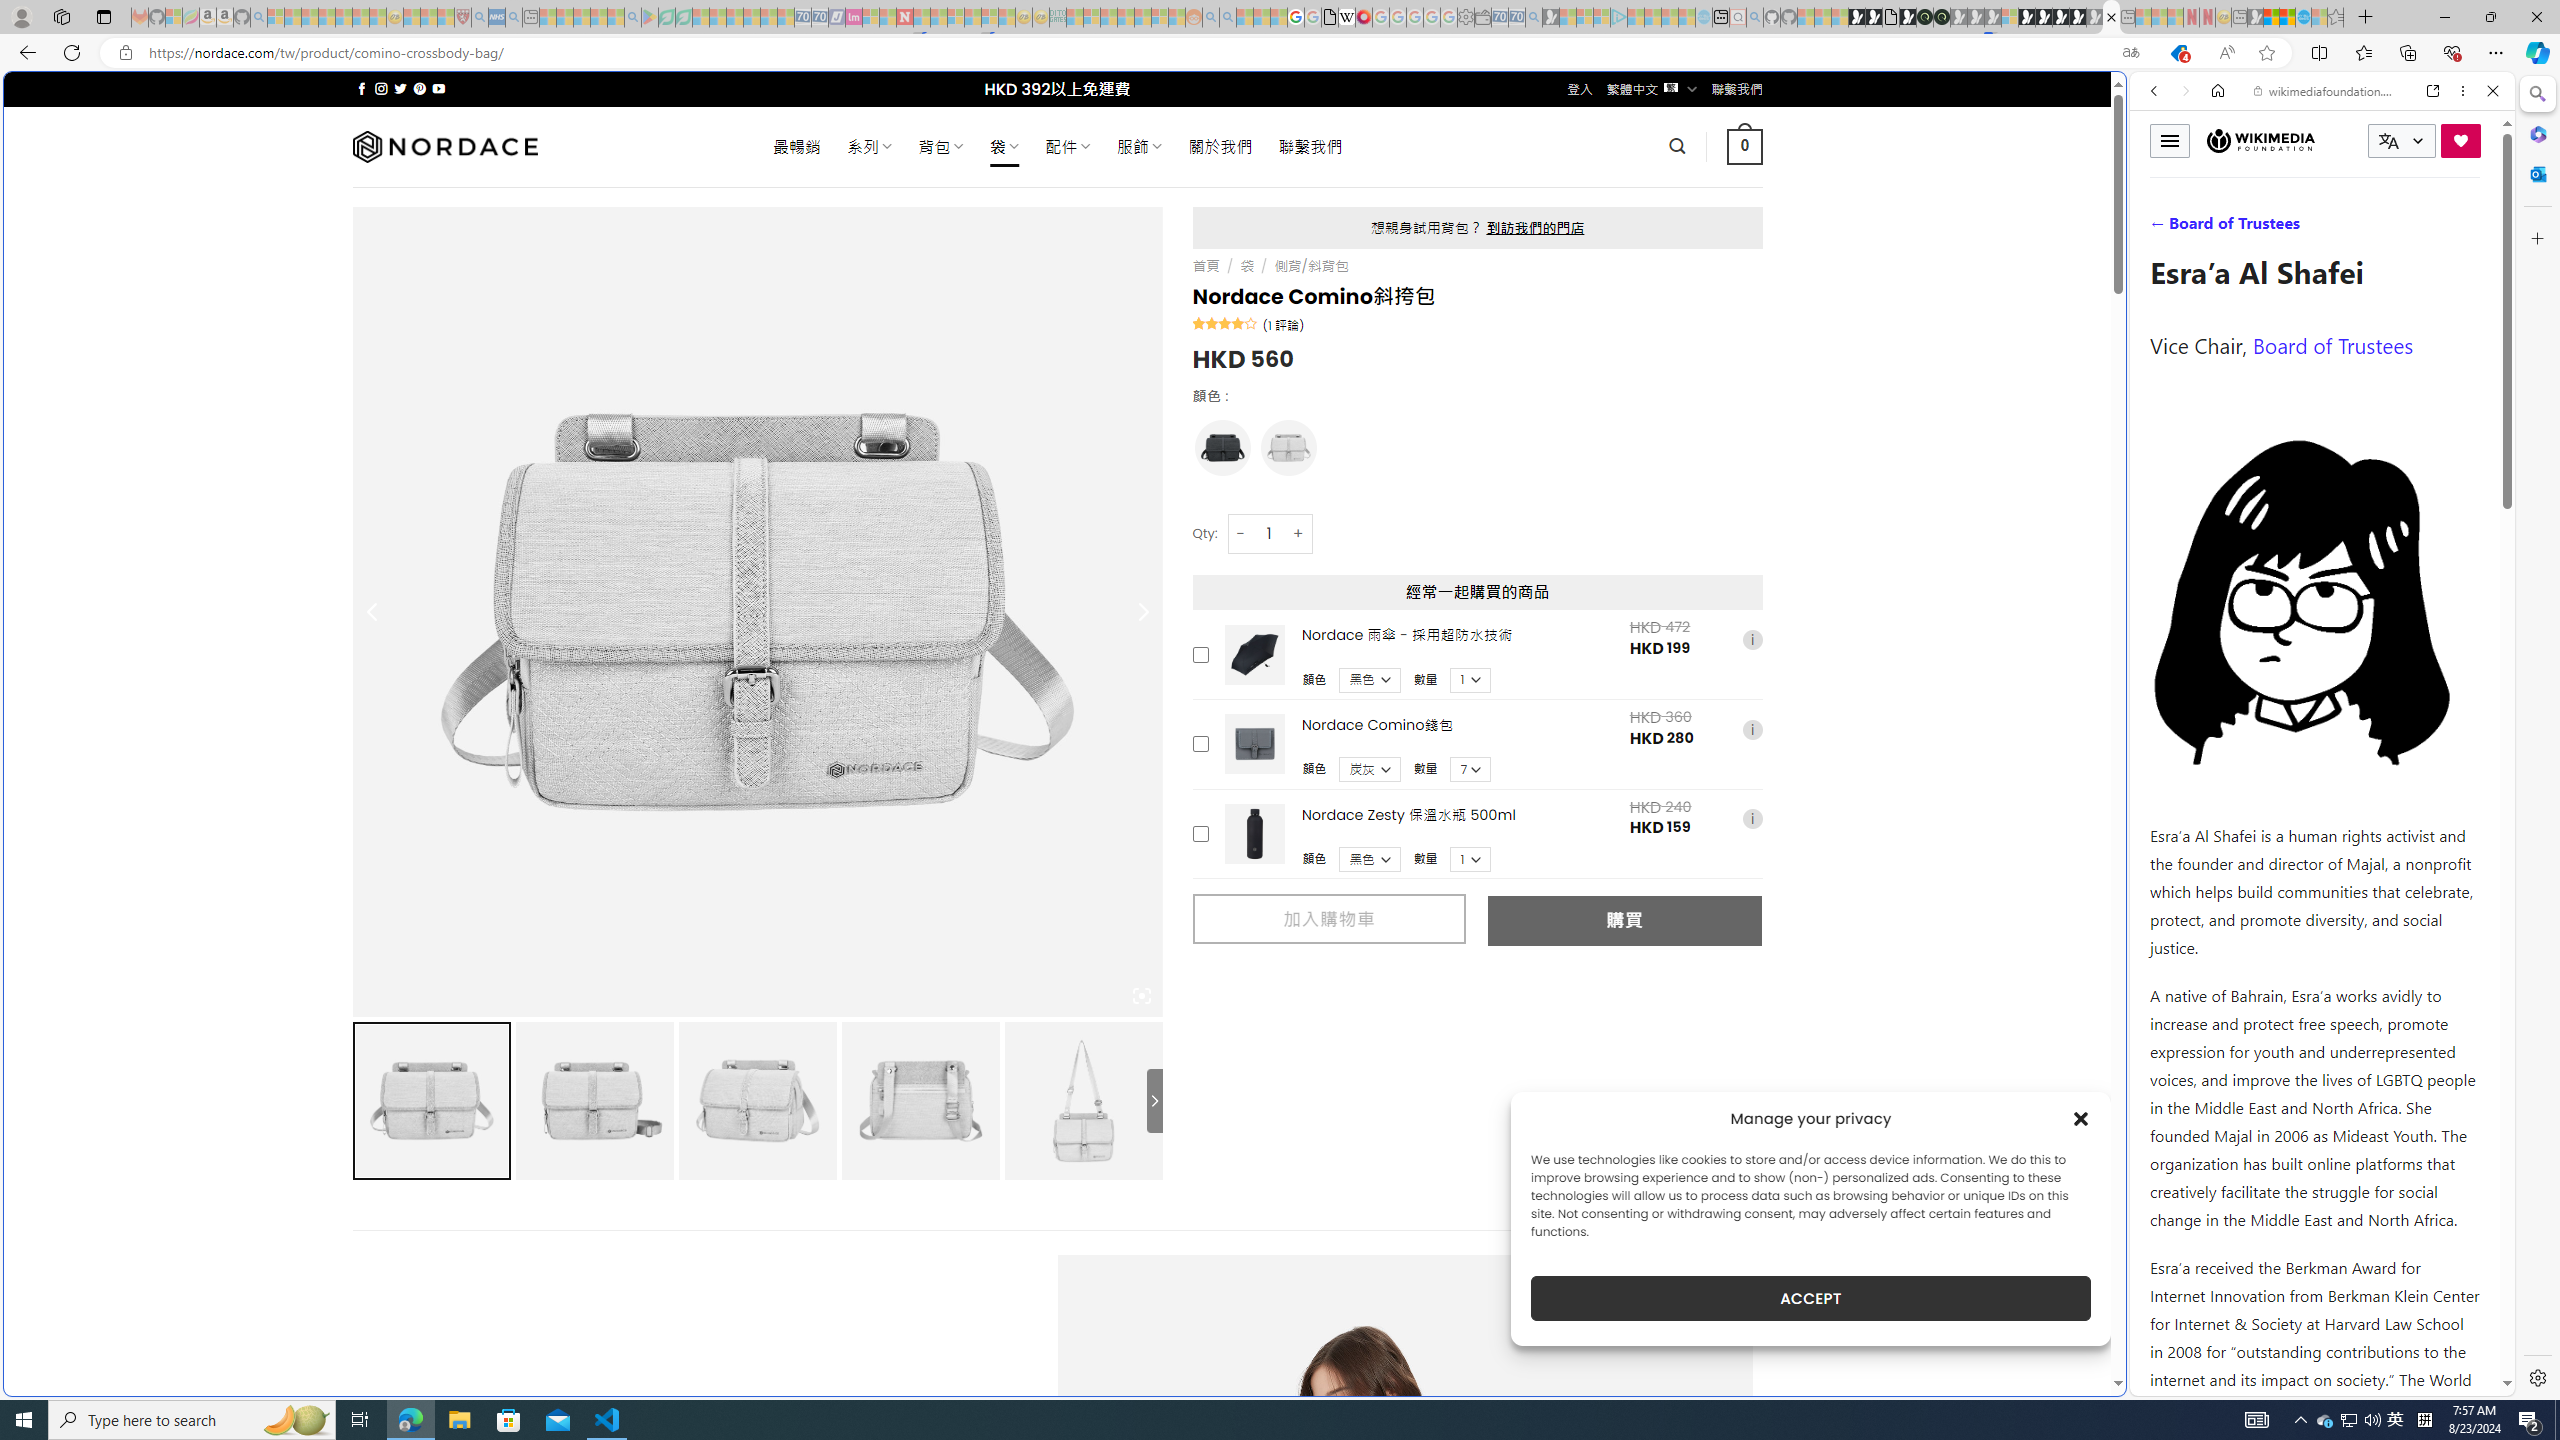  I want to click on 'Play Zoo Boom in your browser | Games from Microsoft Start', so click(1872, 16).